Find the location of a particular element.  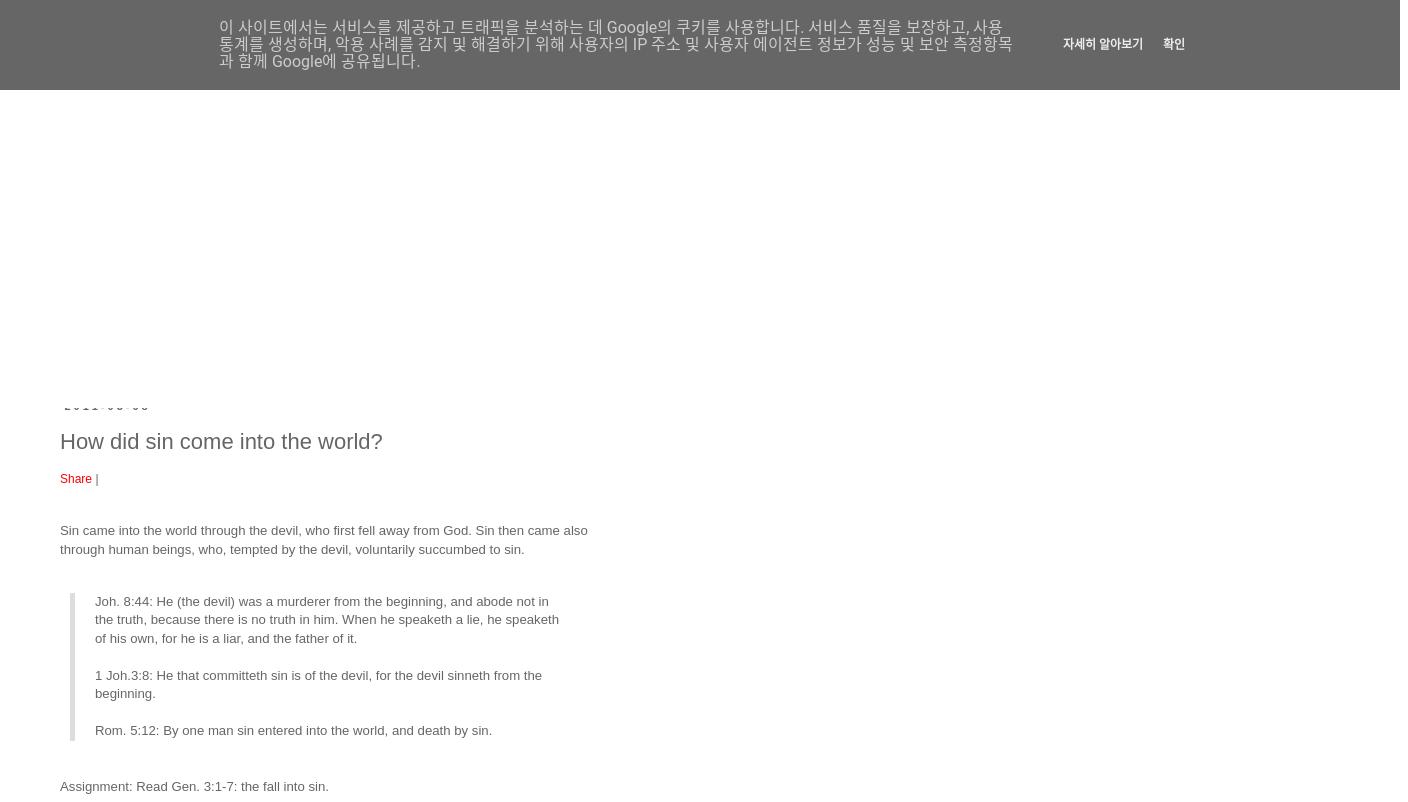

'Joh. 8:44: He (the devil) was a murderer from the beginning, and abode not in the truth, because there is no truth in him. When he speaketh a lie, he speaketh of his own, for he is a liar, and the father of it.' is located at coordinates (95, 617).